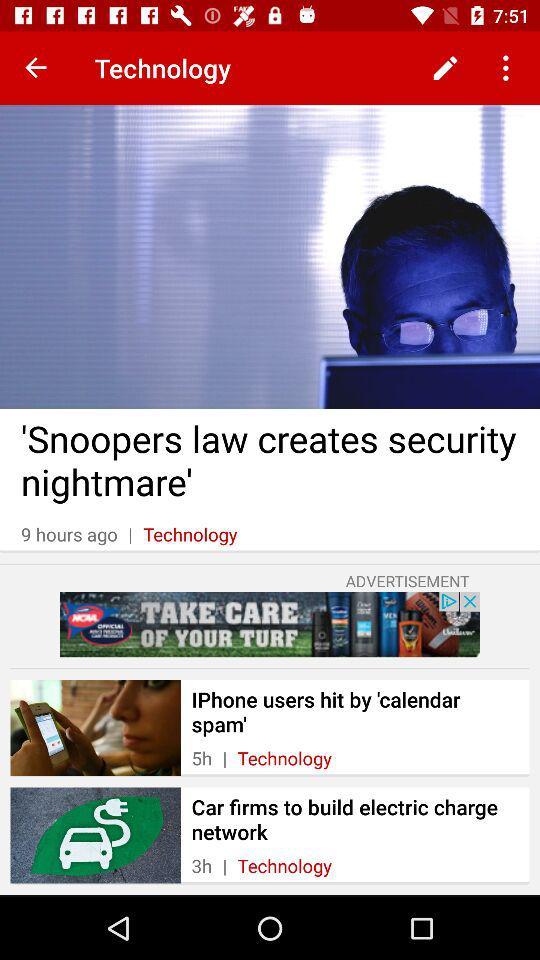 This screenshot has height=960, width=540. What do you see at coordinates (270, 623) in the screenshot?
I see `blink advertisement` at bounding box center [270, 623].